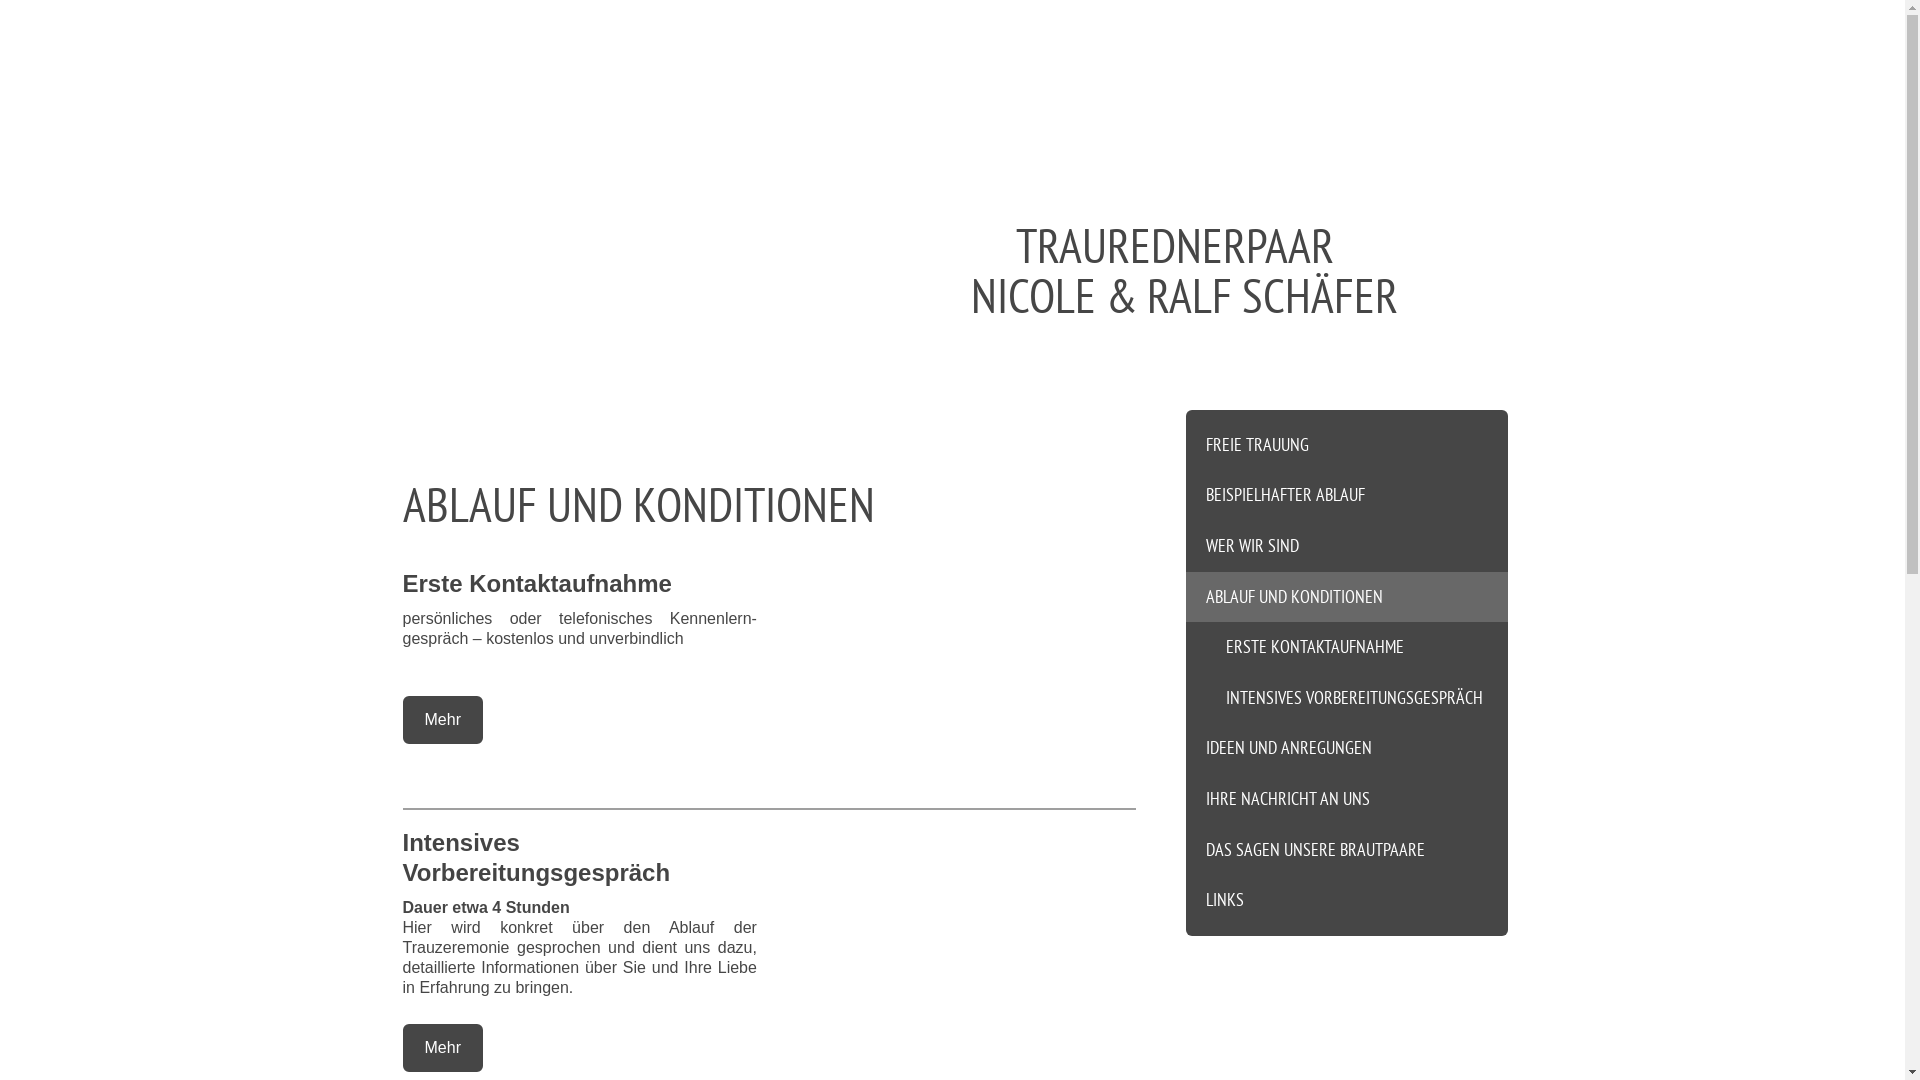 The image size is (1920, 1080). I want to click on 'BEISPIELHAFTER ABLAUF', so click(1347, 495).